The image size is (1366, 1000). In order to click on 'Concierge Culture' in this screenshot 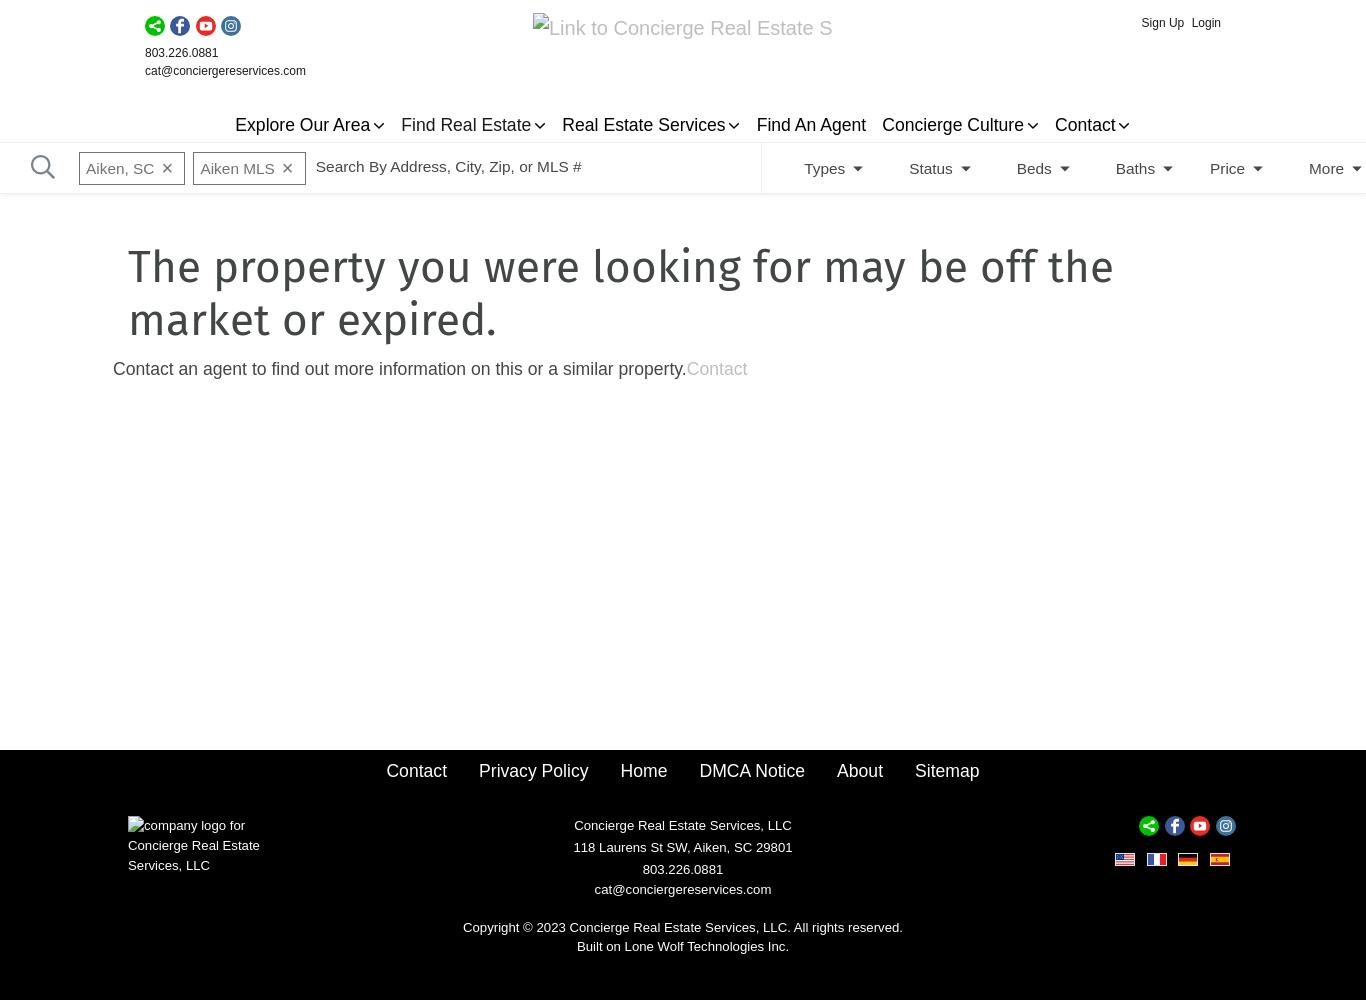, I will do `click(881, 125)`.